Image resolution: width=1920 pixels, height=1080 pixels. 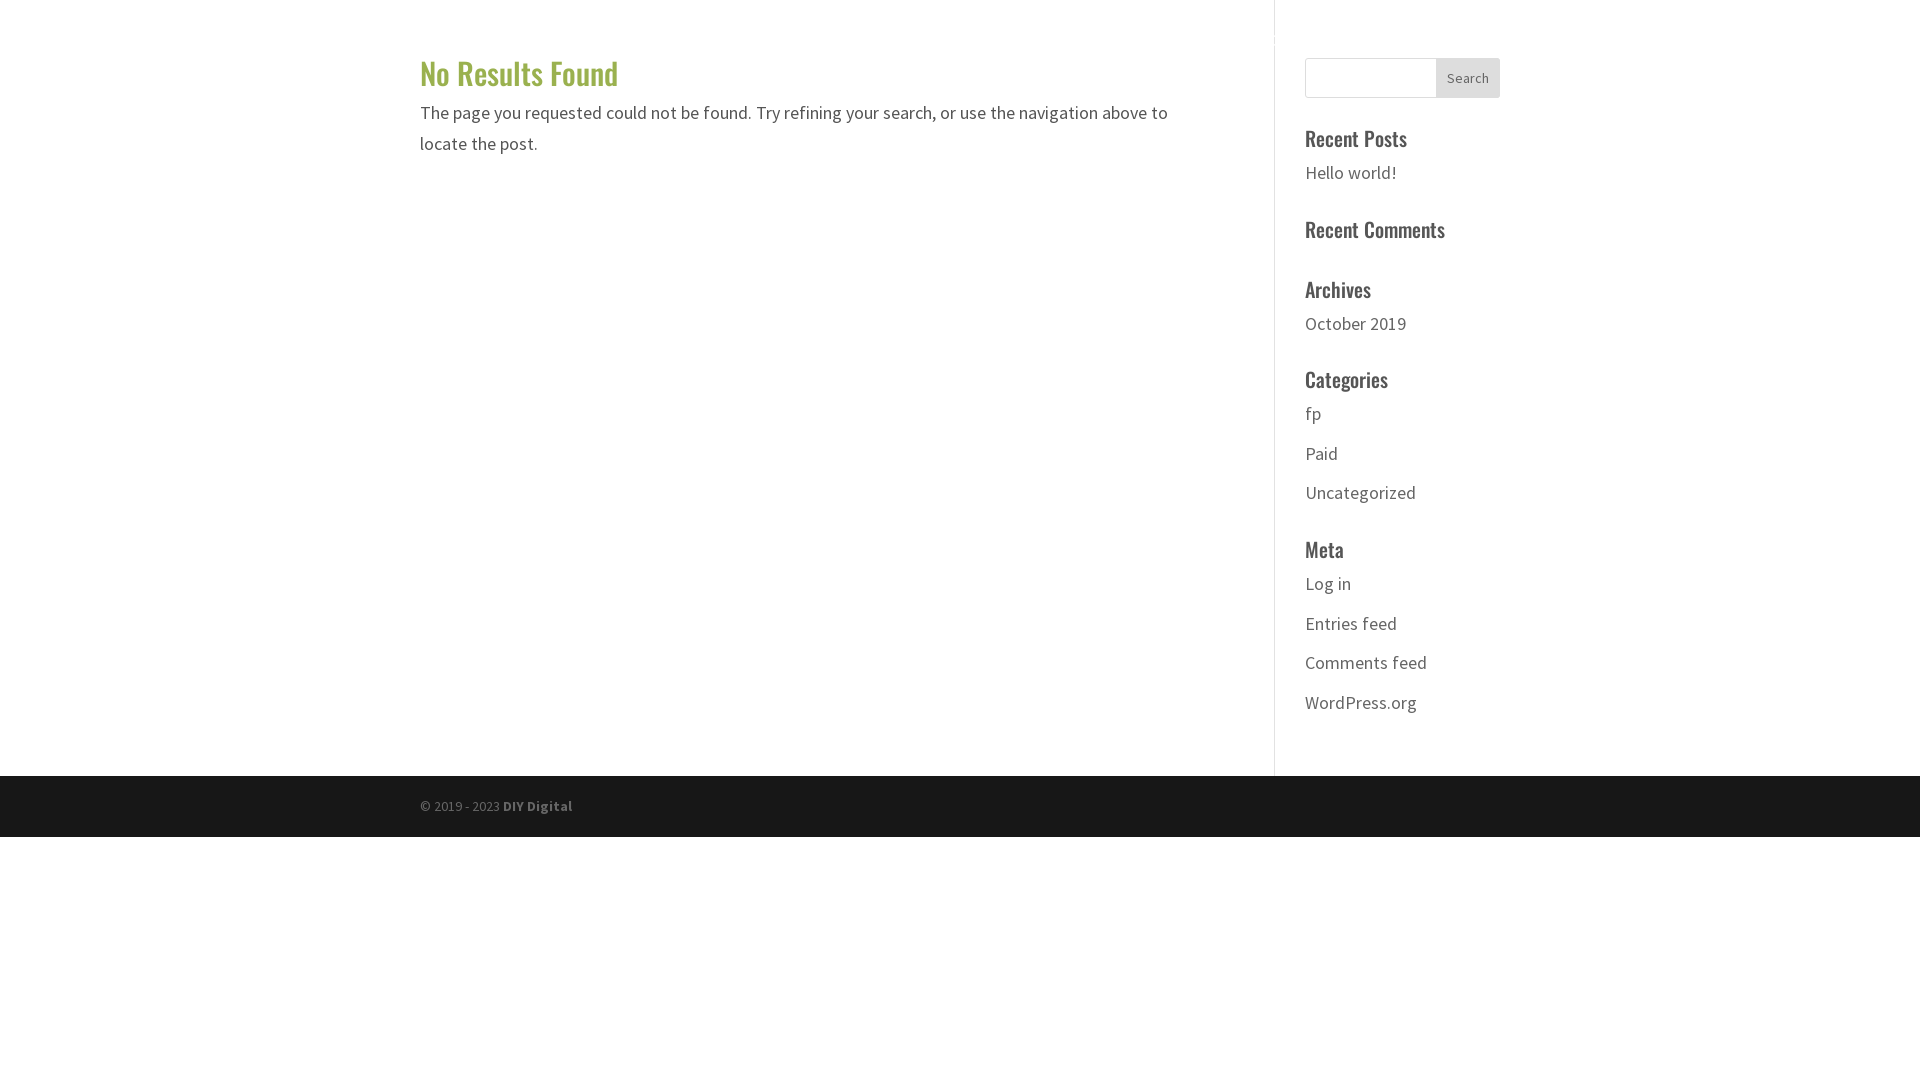 I want to click on 'fp', so click(x=1313, y=412).